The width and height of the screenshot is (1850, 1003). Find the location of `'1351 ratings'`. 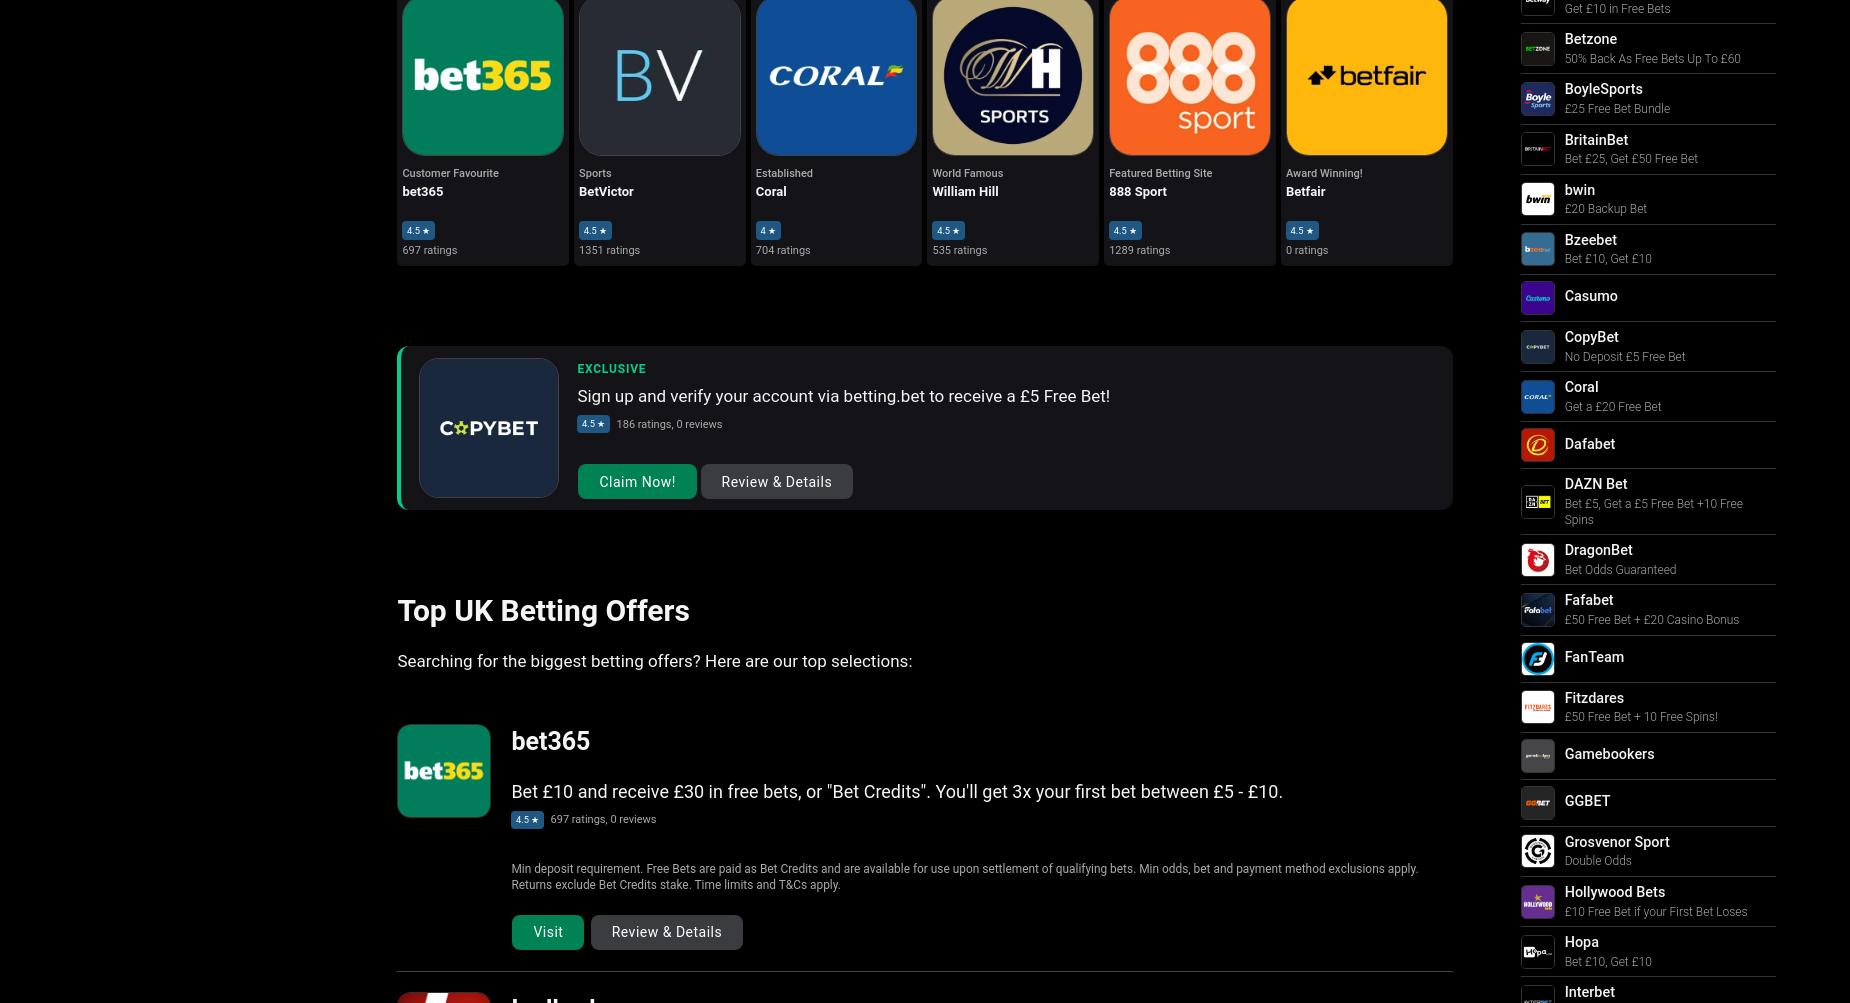

'1351 ratings' is located at coordinates (609, 249).